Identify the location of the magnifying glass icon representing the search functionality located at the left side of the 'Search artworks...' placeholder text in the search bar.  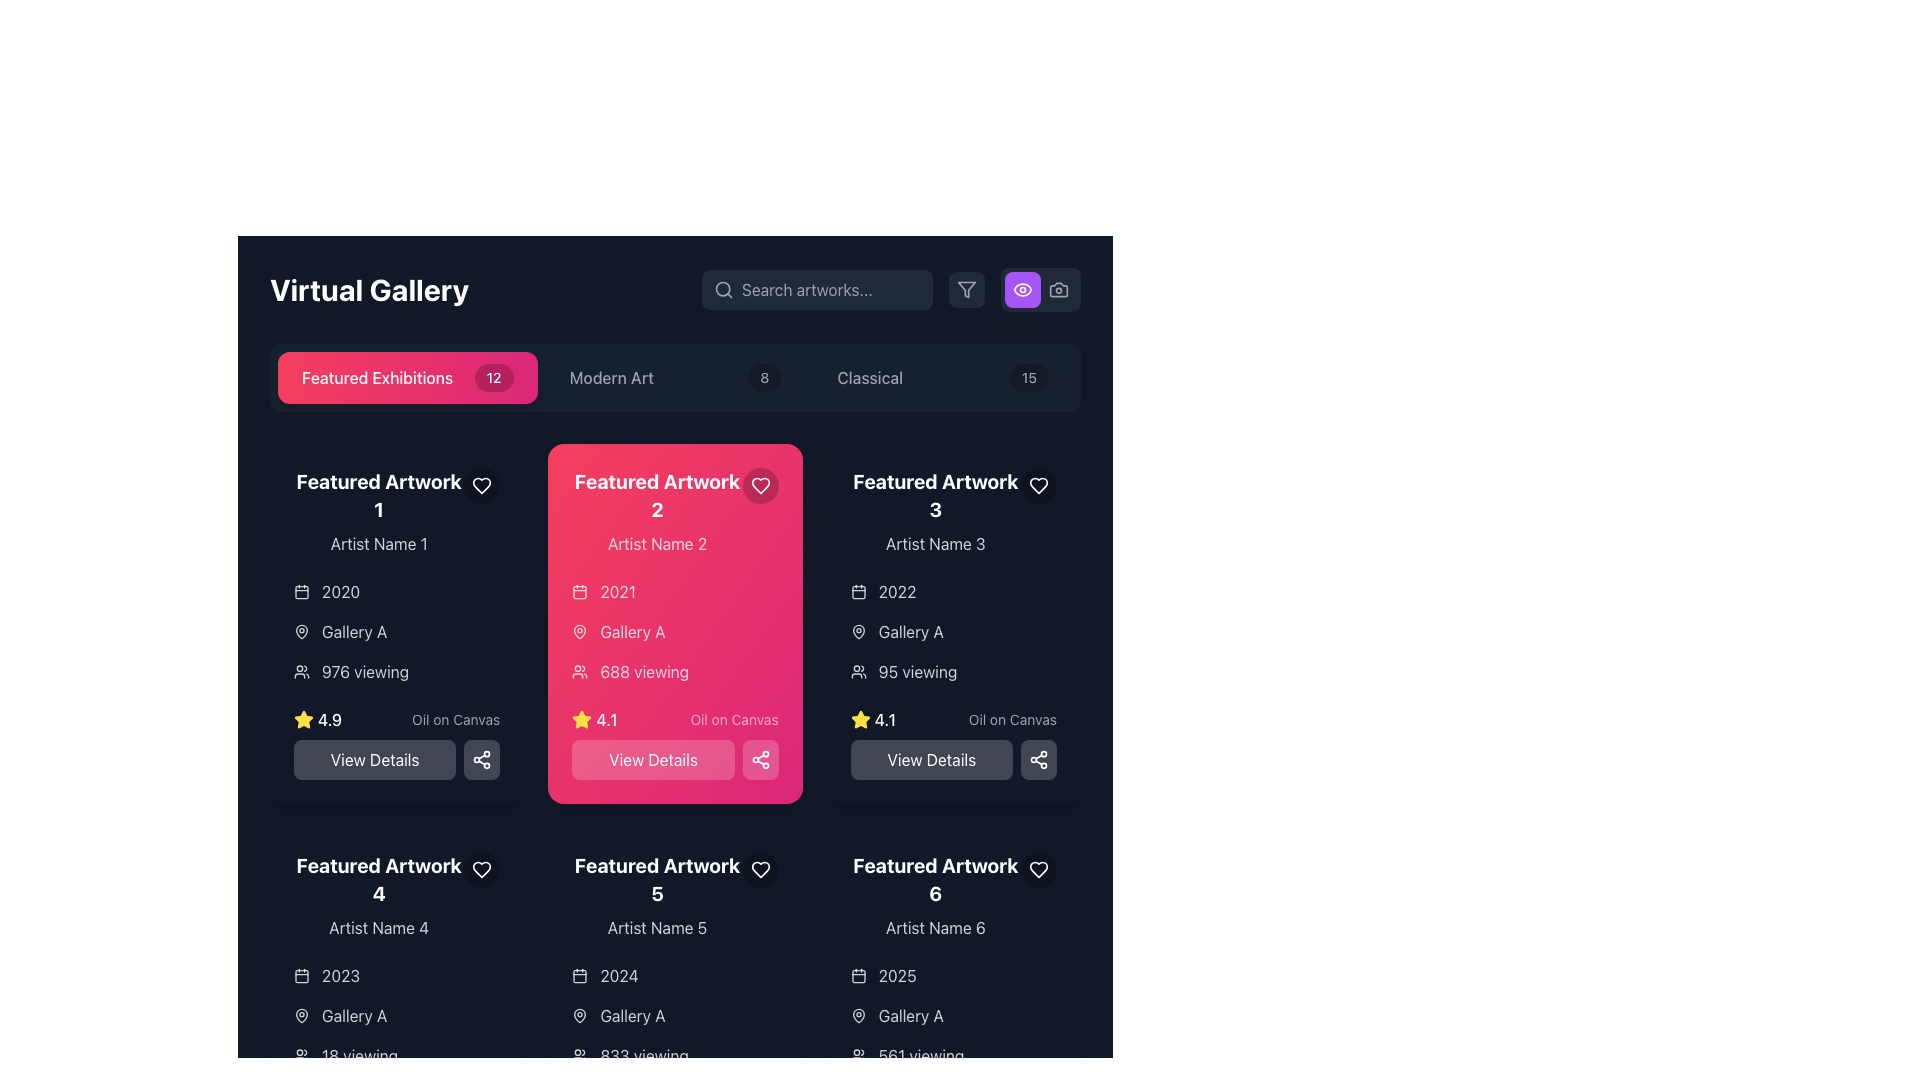
(723, 289).